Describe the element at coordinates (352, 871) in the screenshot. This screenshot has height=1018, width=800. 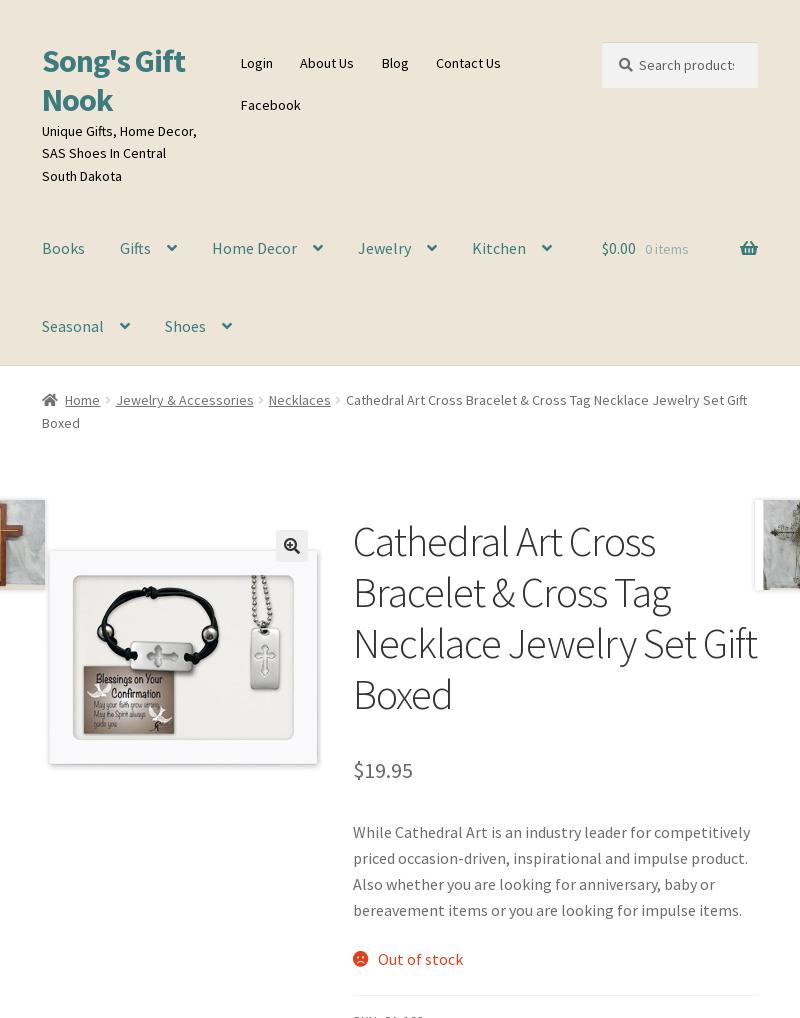
I see `'While Cathedral Art is an industry leader for competitively priced occasion-driven, inspirational and impulse product. Also whether you are looking for anniversary, baby or bereavement items or you are looking for impulse items.'` at that location.